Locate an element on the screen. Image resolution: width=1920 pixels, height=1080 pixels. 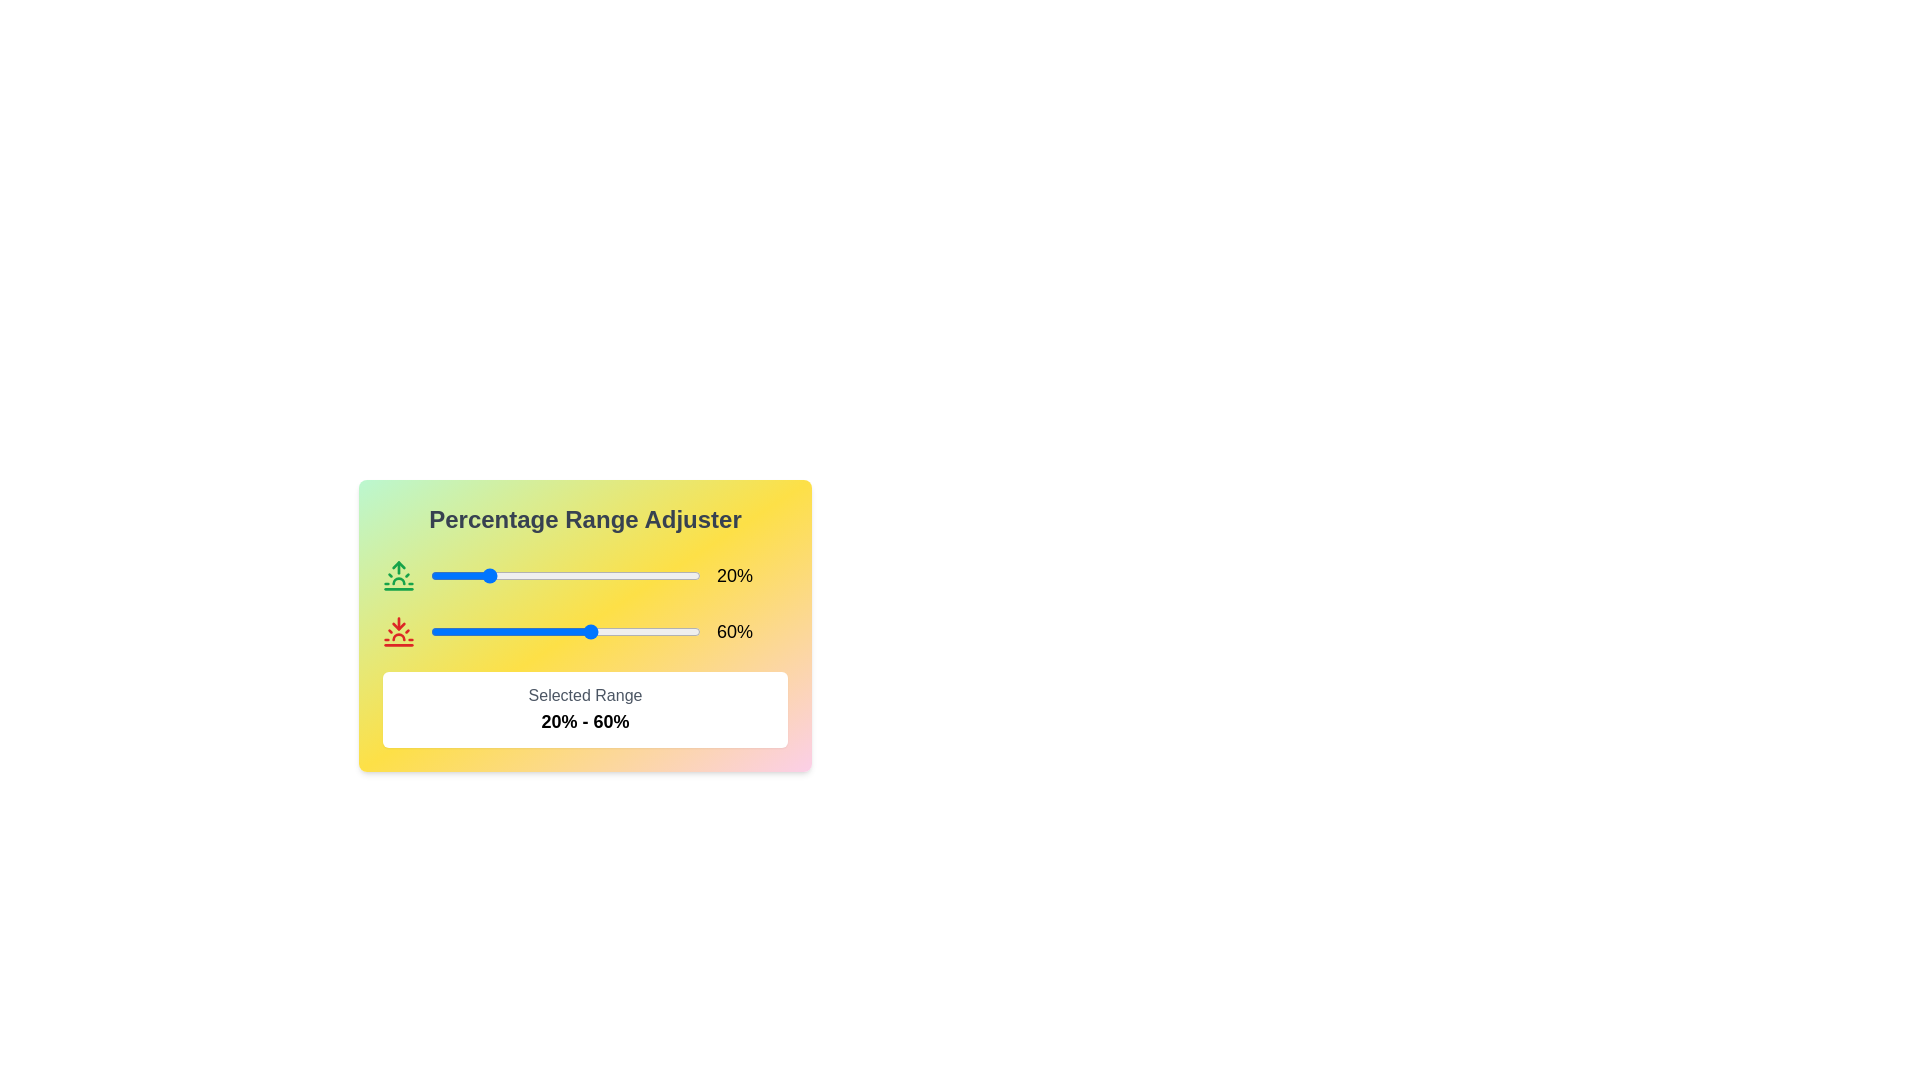
the slider position is located at coordinates (561, 632).